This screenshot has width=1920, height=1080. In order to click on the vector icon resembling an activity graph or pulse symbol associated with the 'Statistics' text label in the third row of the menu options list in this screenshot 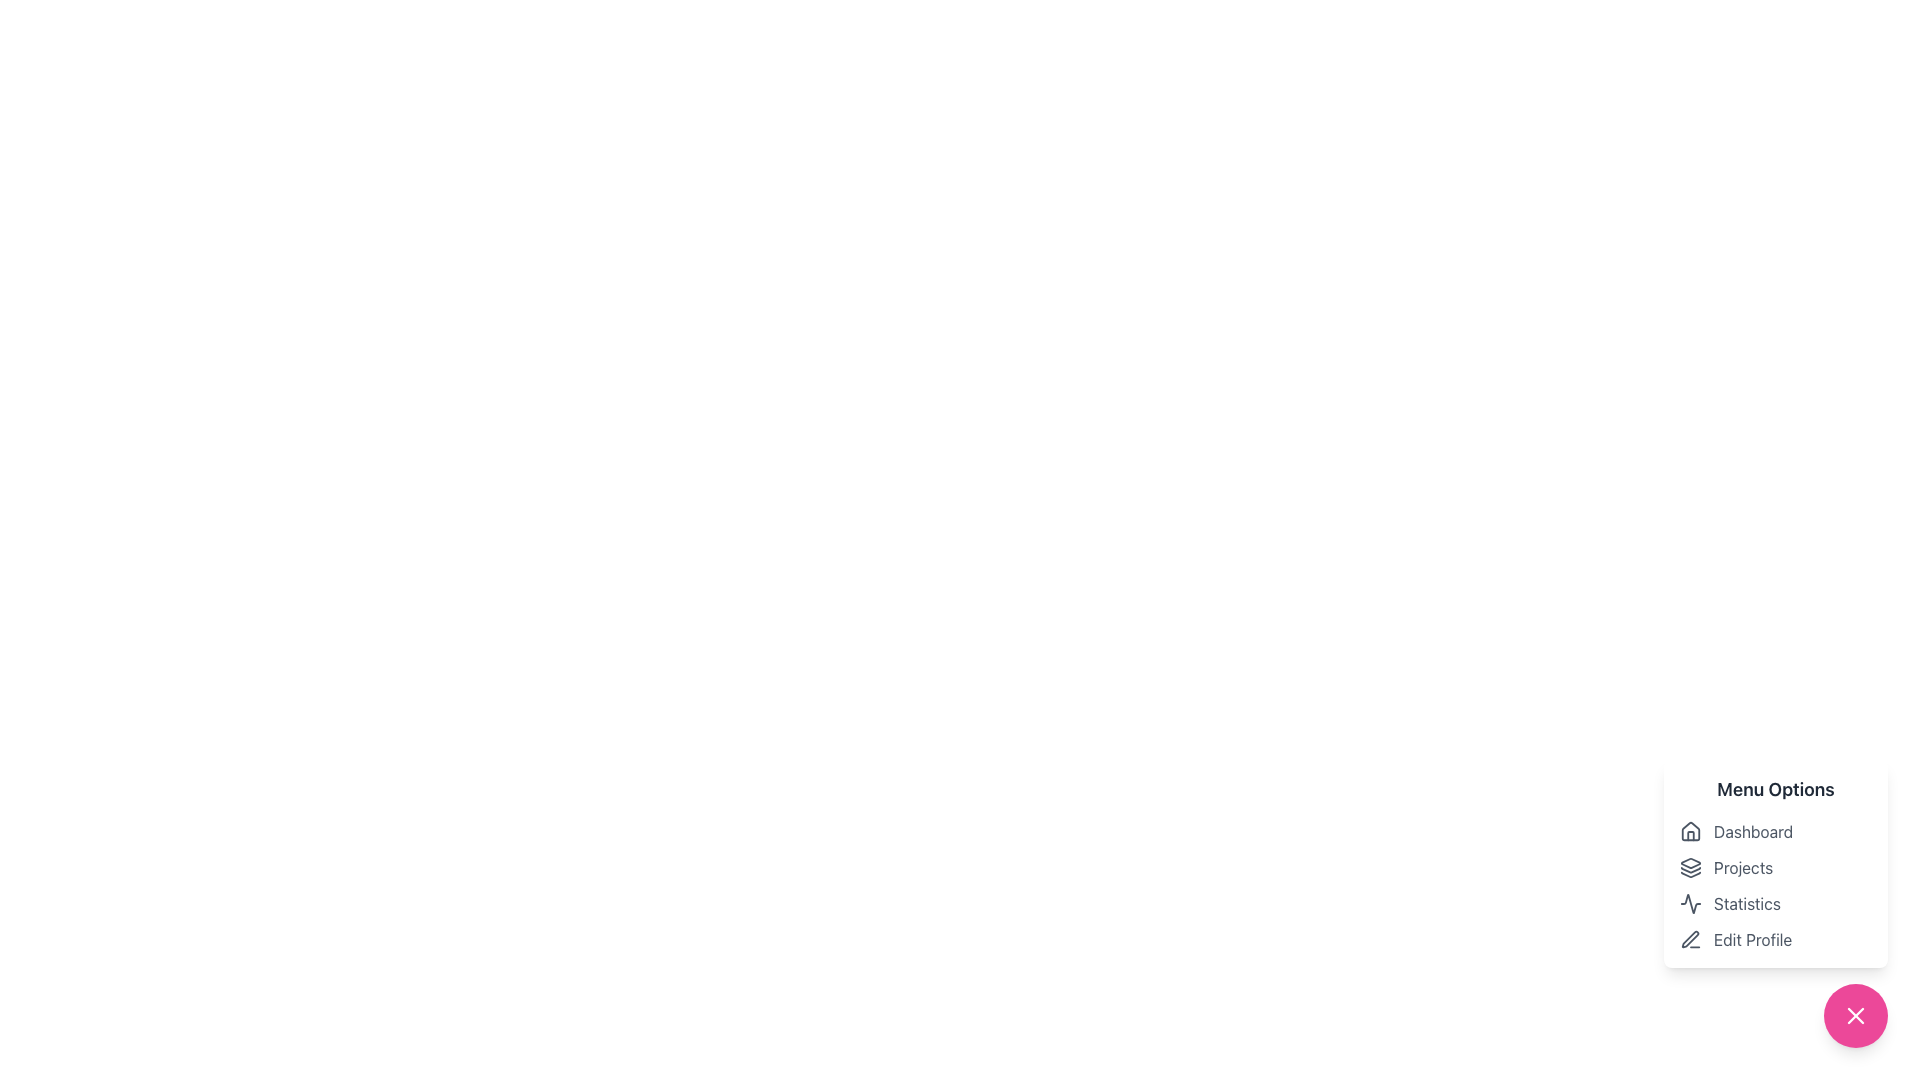, I will do `click(1689, 903)`.